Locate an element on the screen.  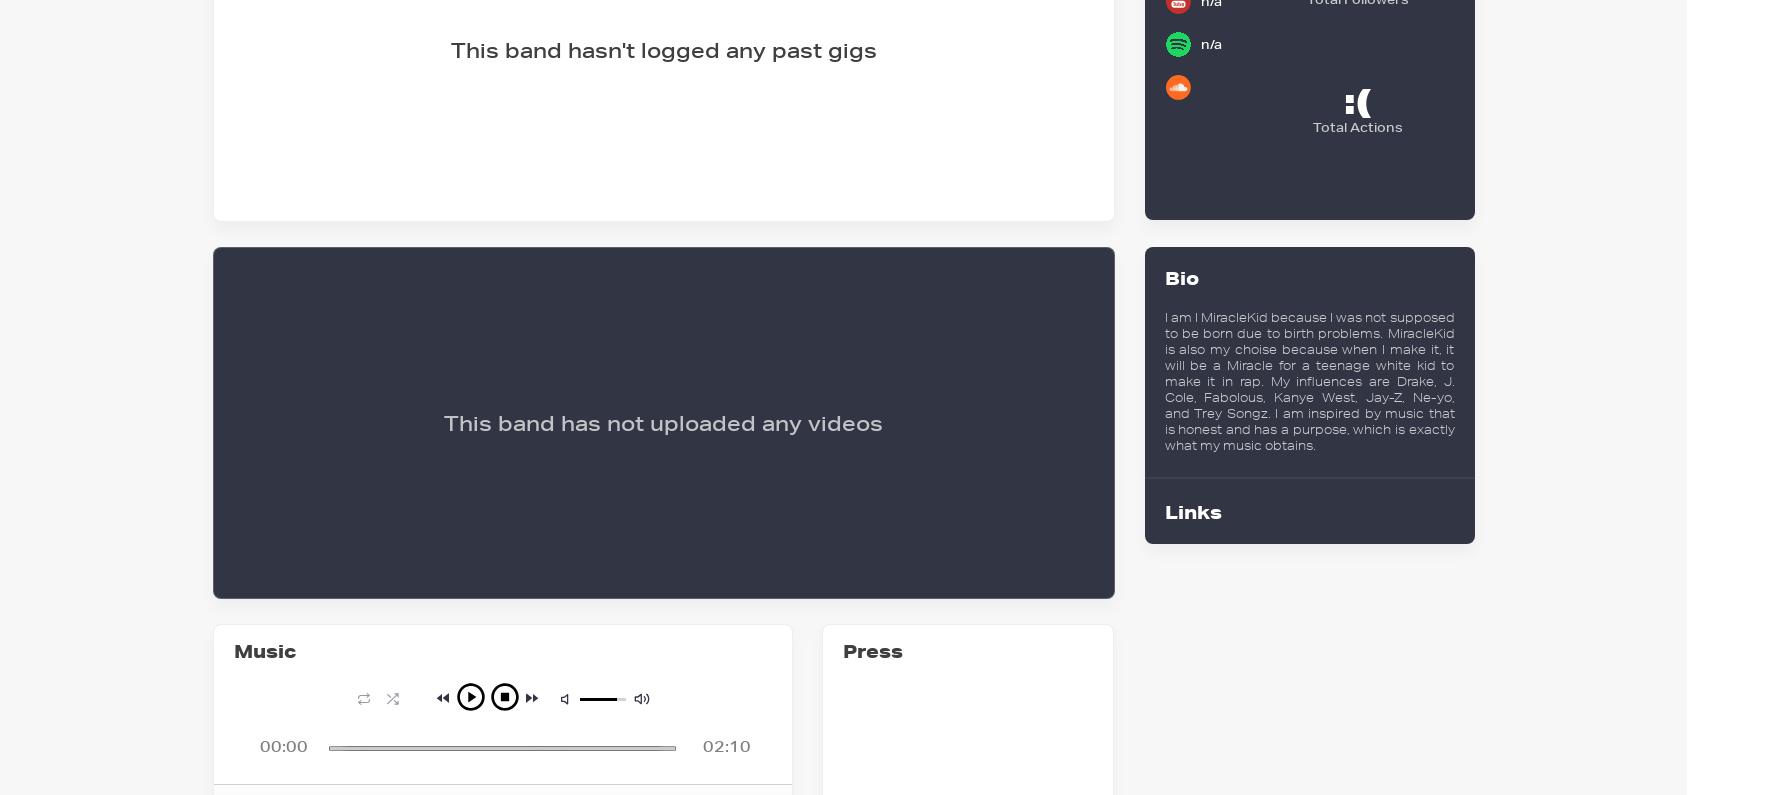
'Press' is located at coordinates (840, 650).